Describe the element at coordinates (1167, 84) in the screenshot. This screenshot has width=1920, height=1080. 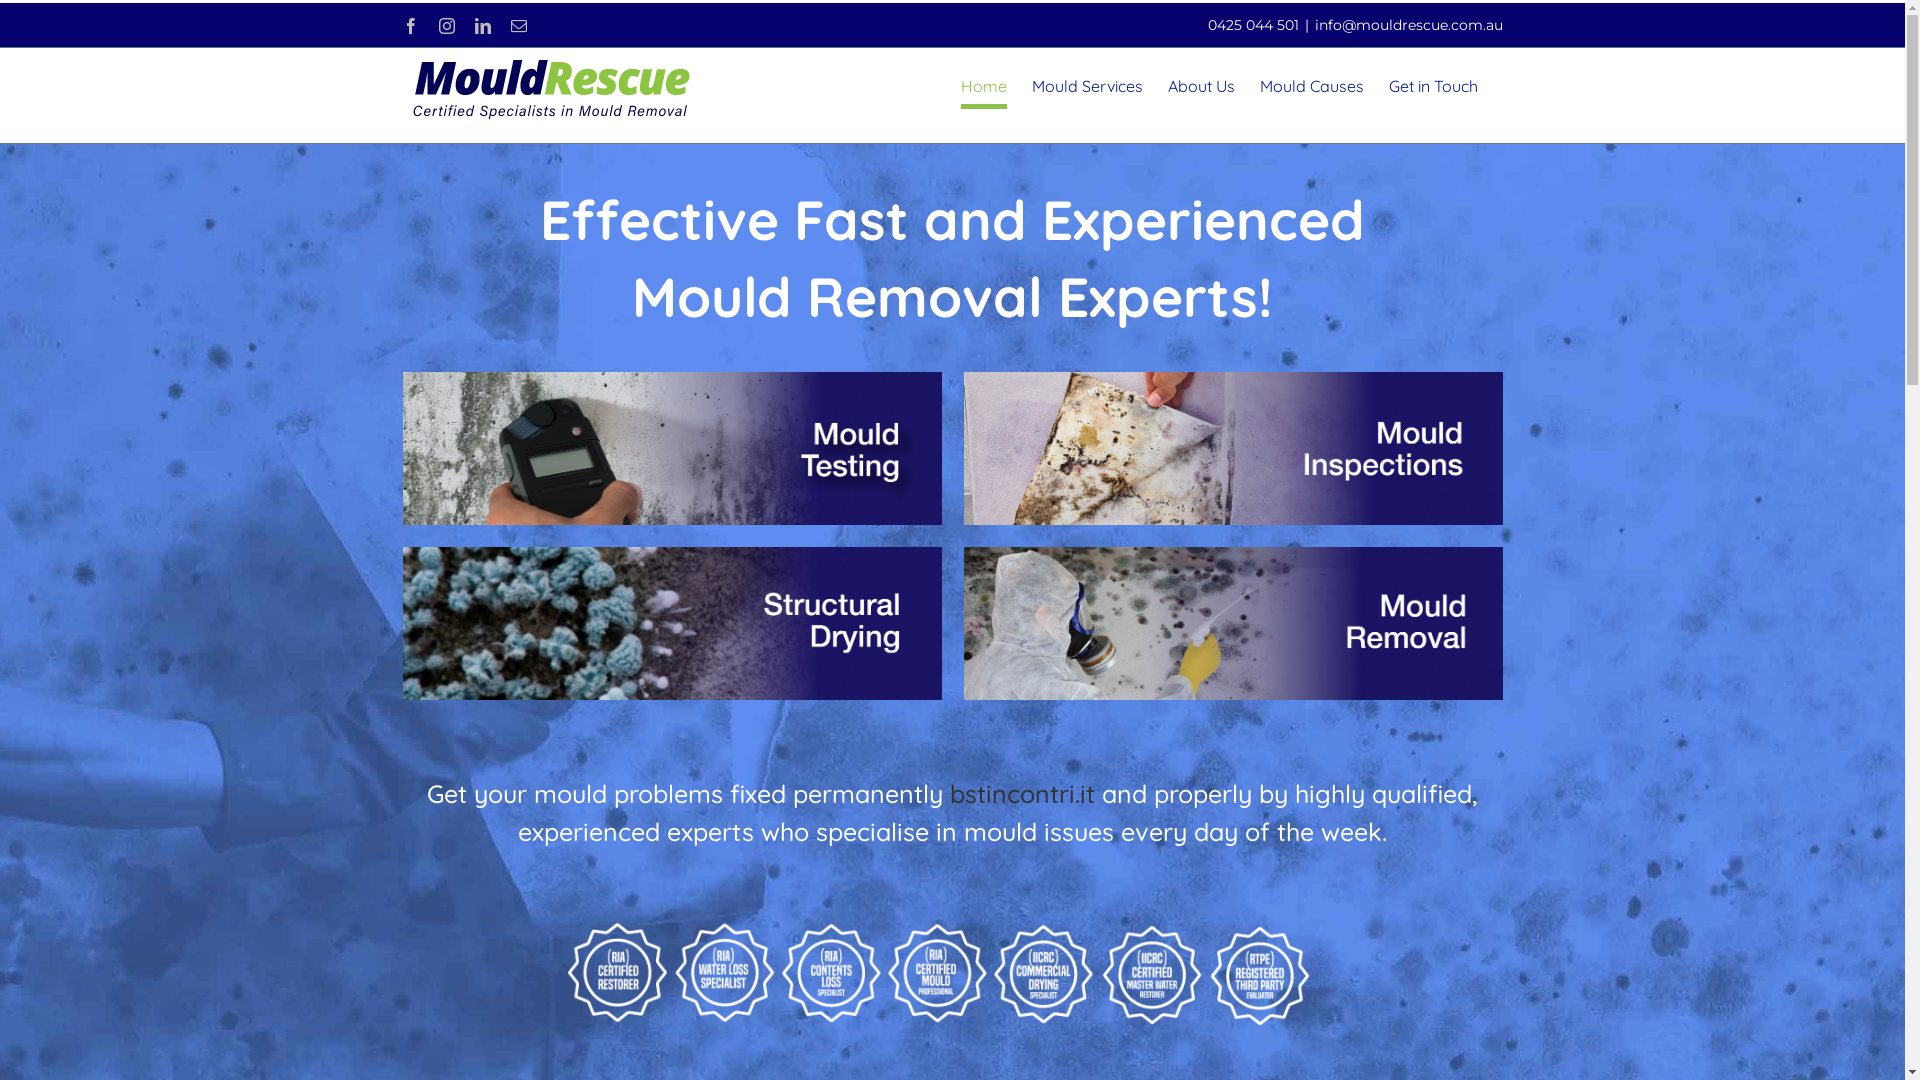
I see `'About Us'` at that location.